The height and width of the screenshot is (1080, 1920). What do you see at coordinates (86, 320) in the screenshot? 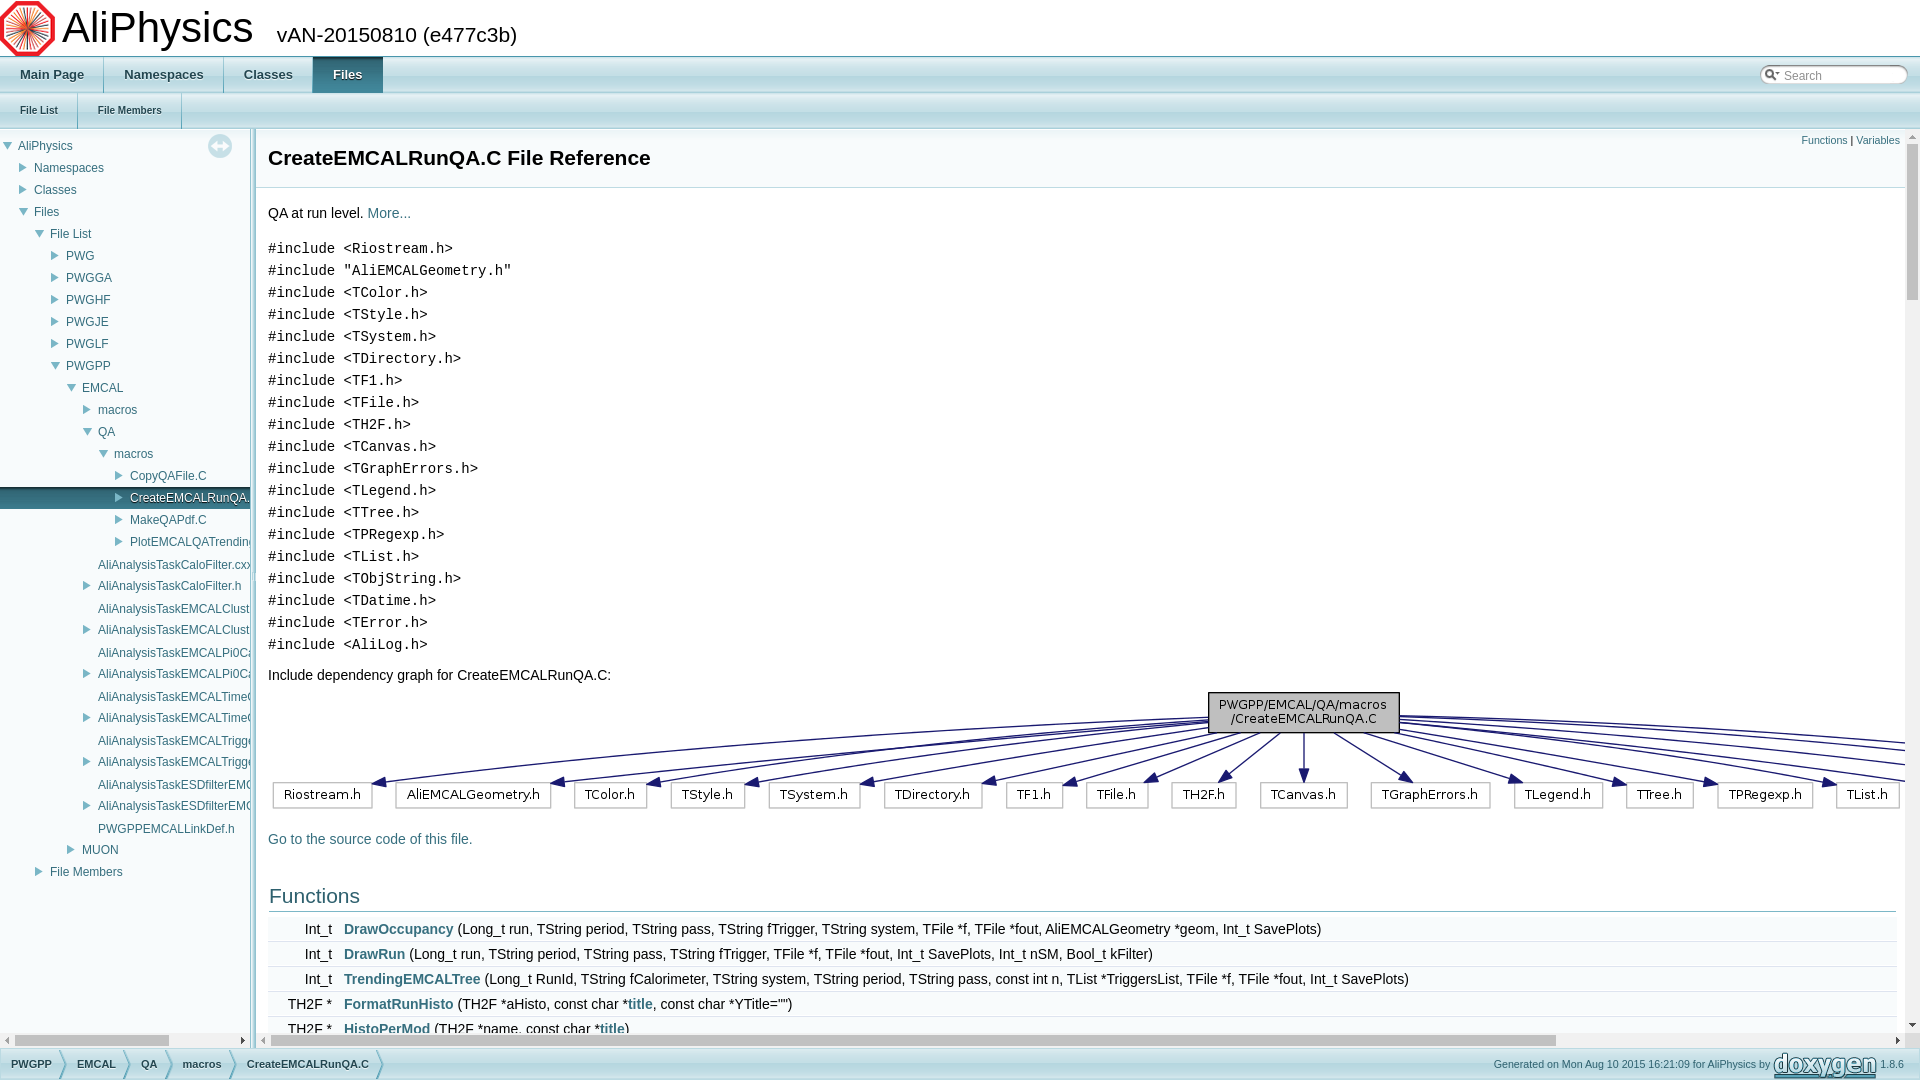
I see `'PWGJE'` at bounding box center [86, 320].